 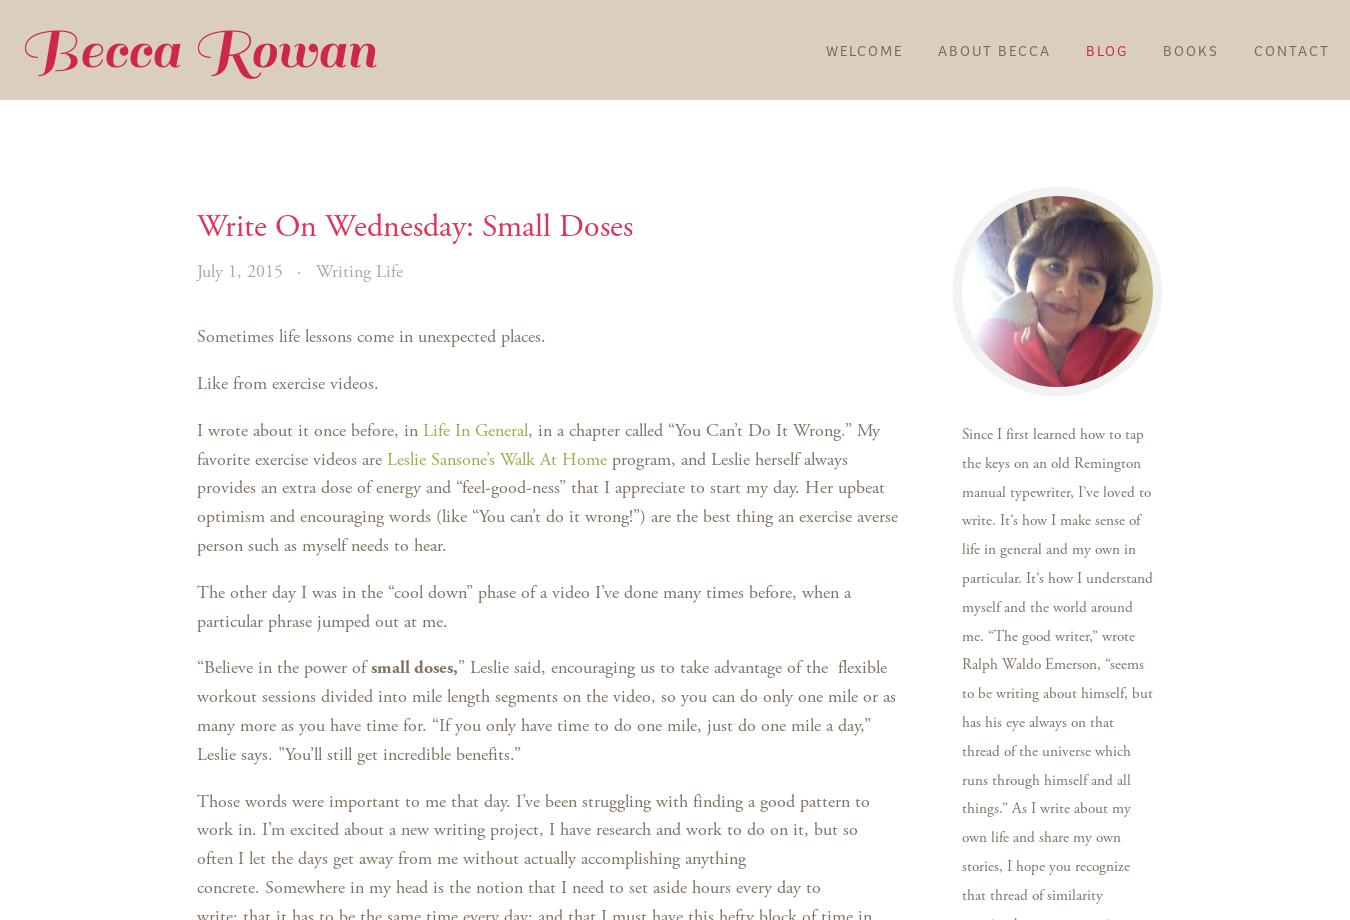 What do you see at coordinates (474, 428) in the screenshot?
I see `'Life In General'` at bounding box center [474, 428].